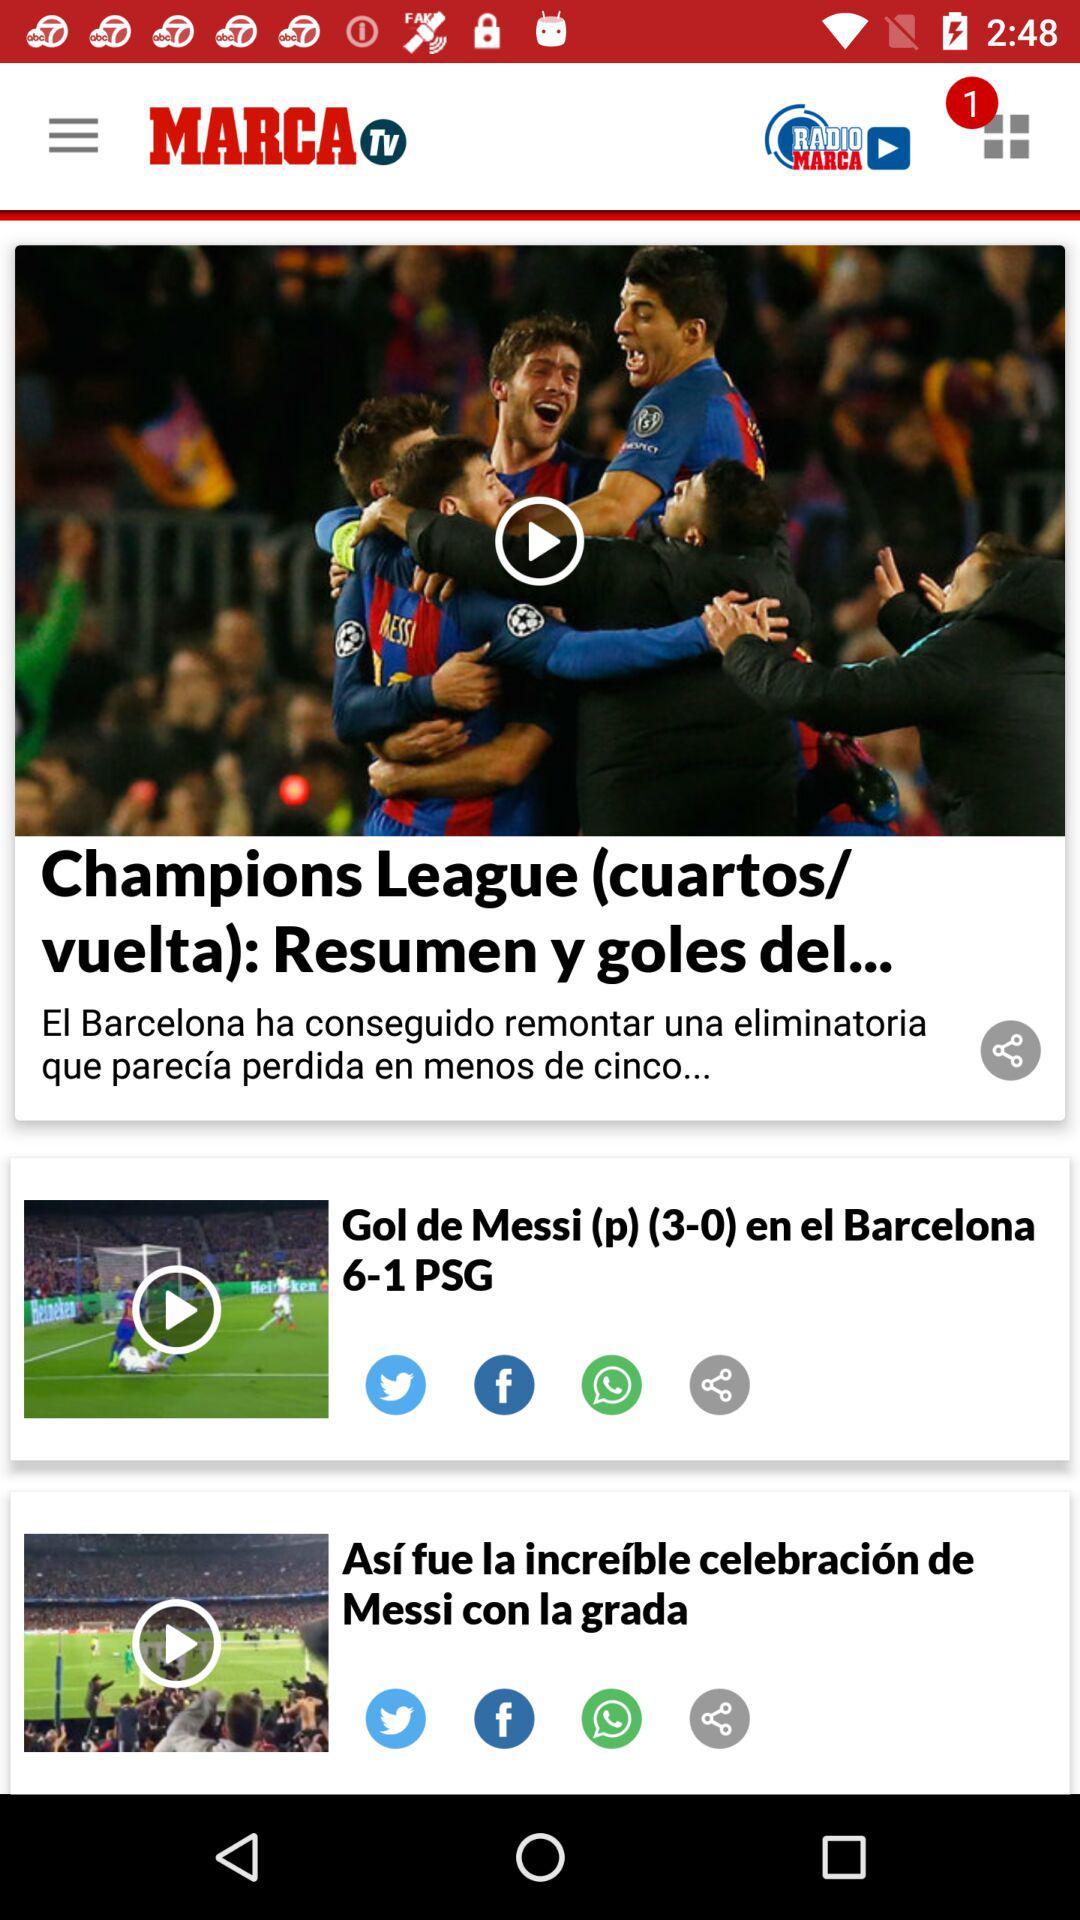 The width and height of the screenshot is (1080, 1920). Describe the element at coordinates (720, 1384) in the screenshot. I see `share` at that location.